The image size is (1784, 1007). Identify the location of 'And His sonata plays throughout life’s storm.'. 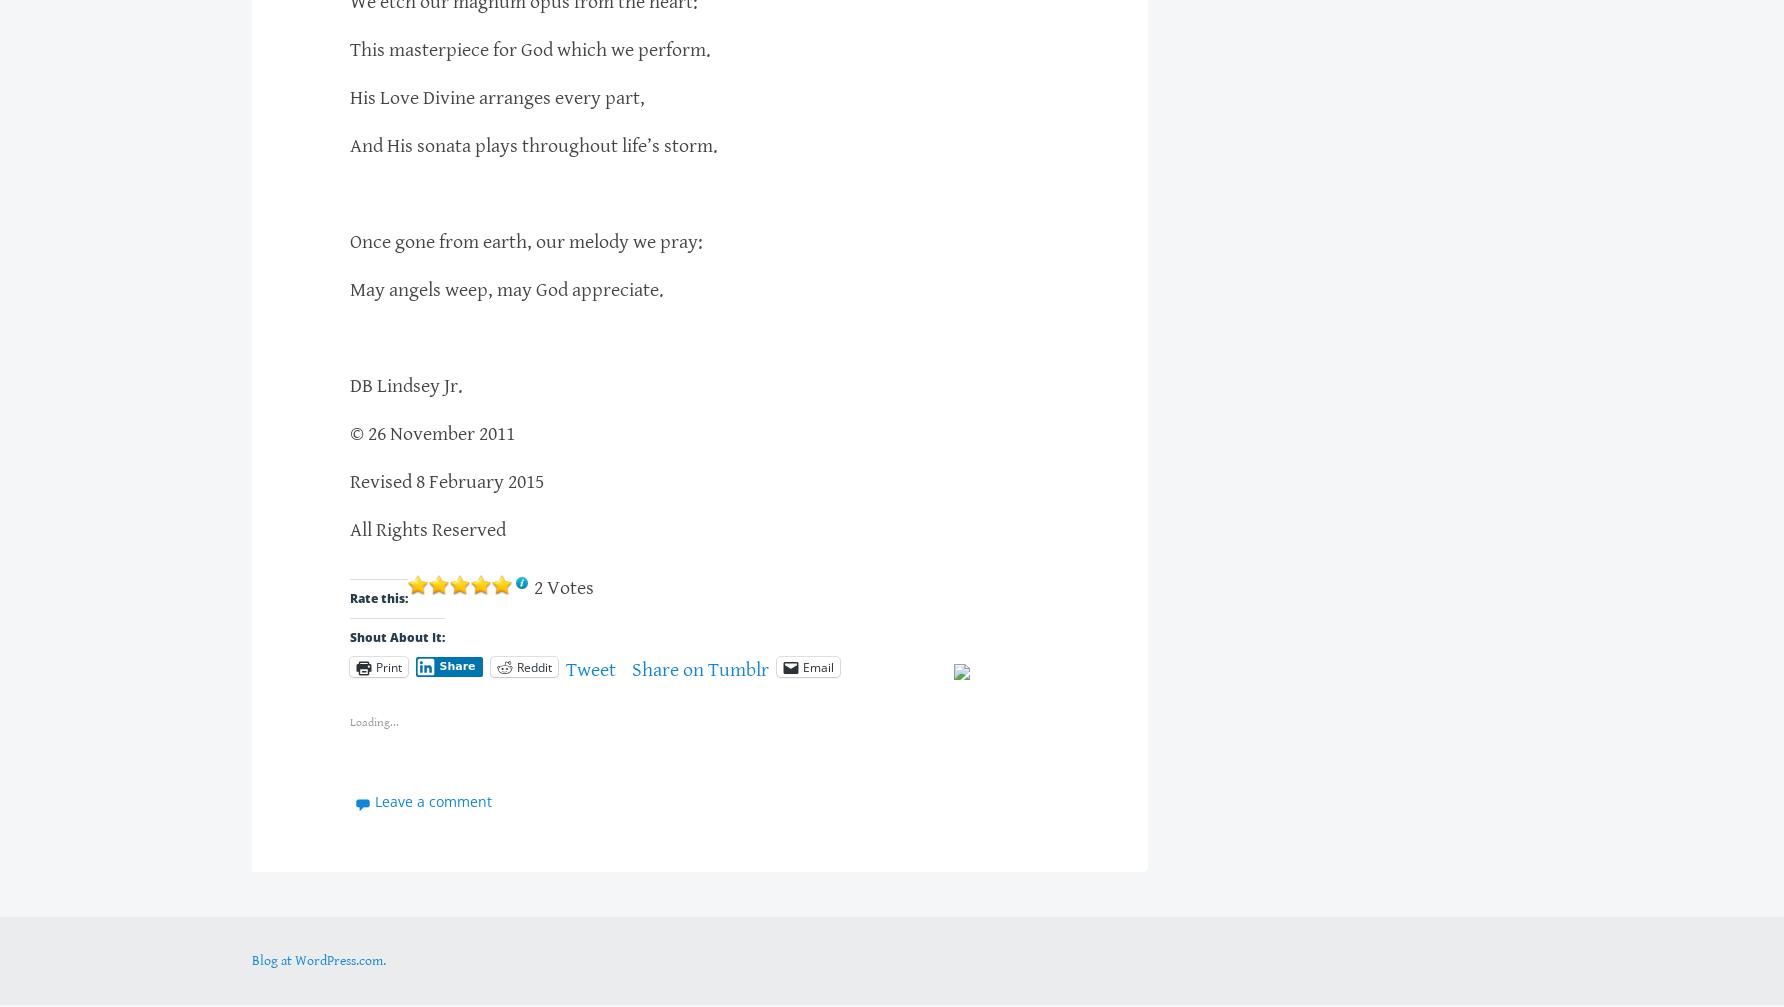
(533, 145).